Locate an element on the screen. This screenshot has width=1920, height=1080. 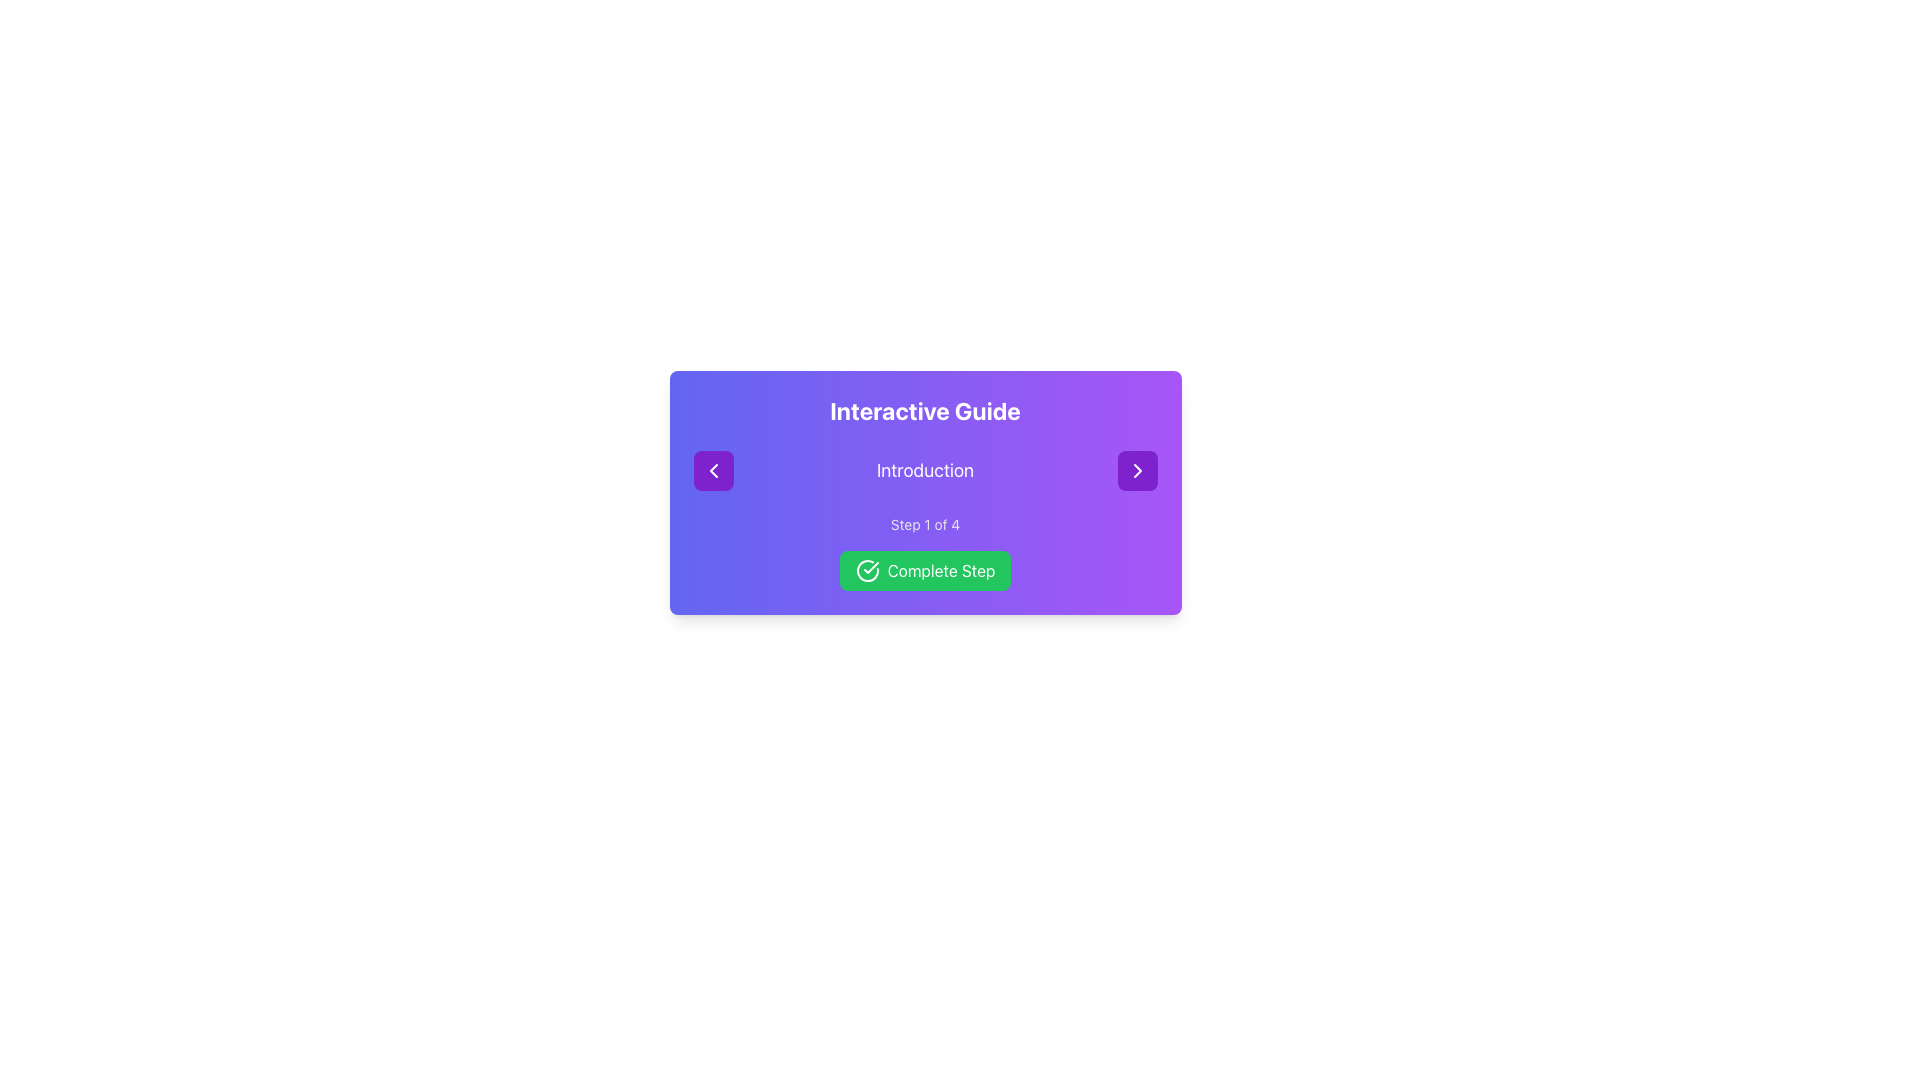
the text block displaying 'Interactive Guide' in bold, centered alignment, with a large font size and white color against a gradient purple background is located at coordinates (924, 410).